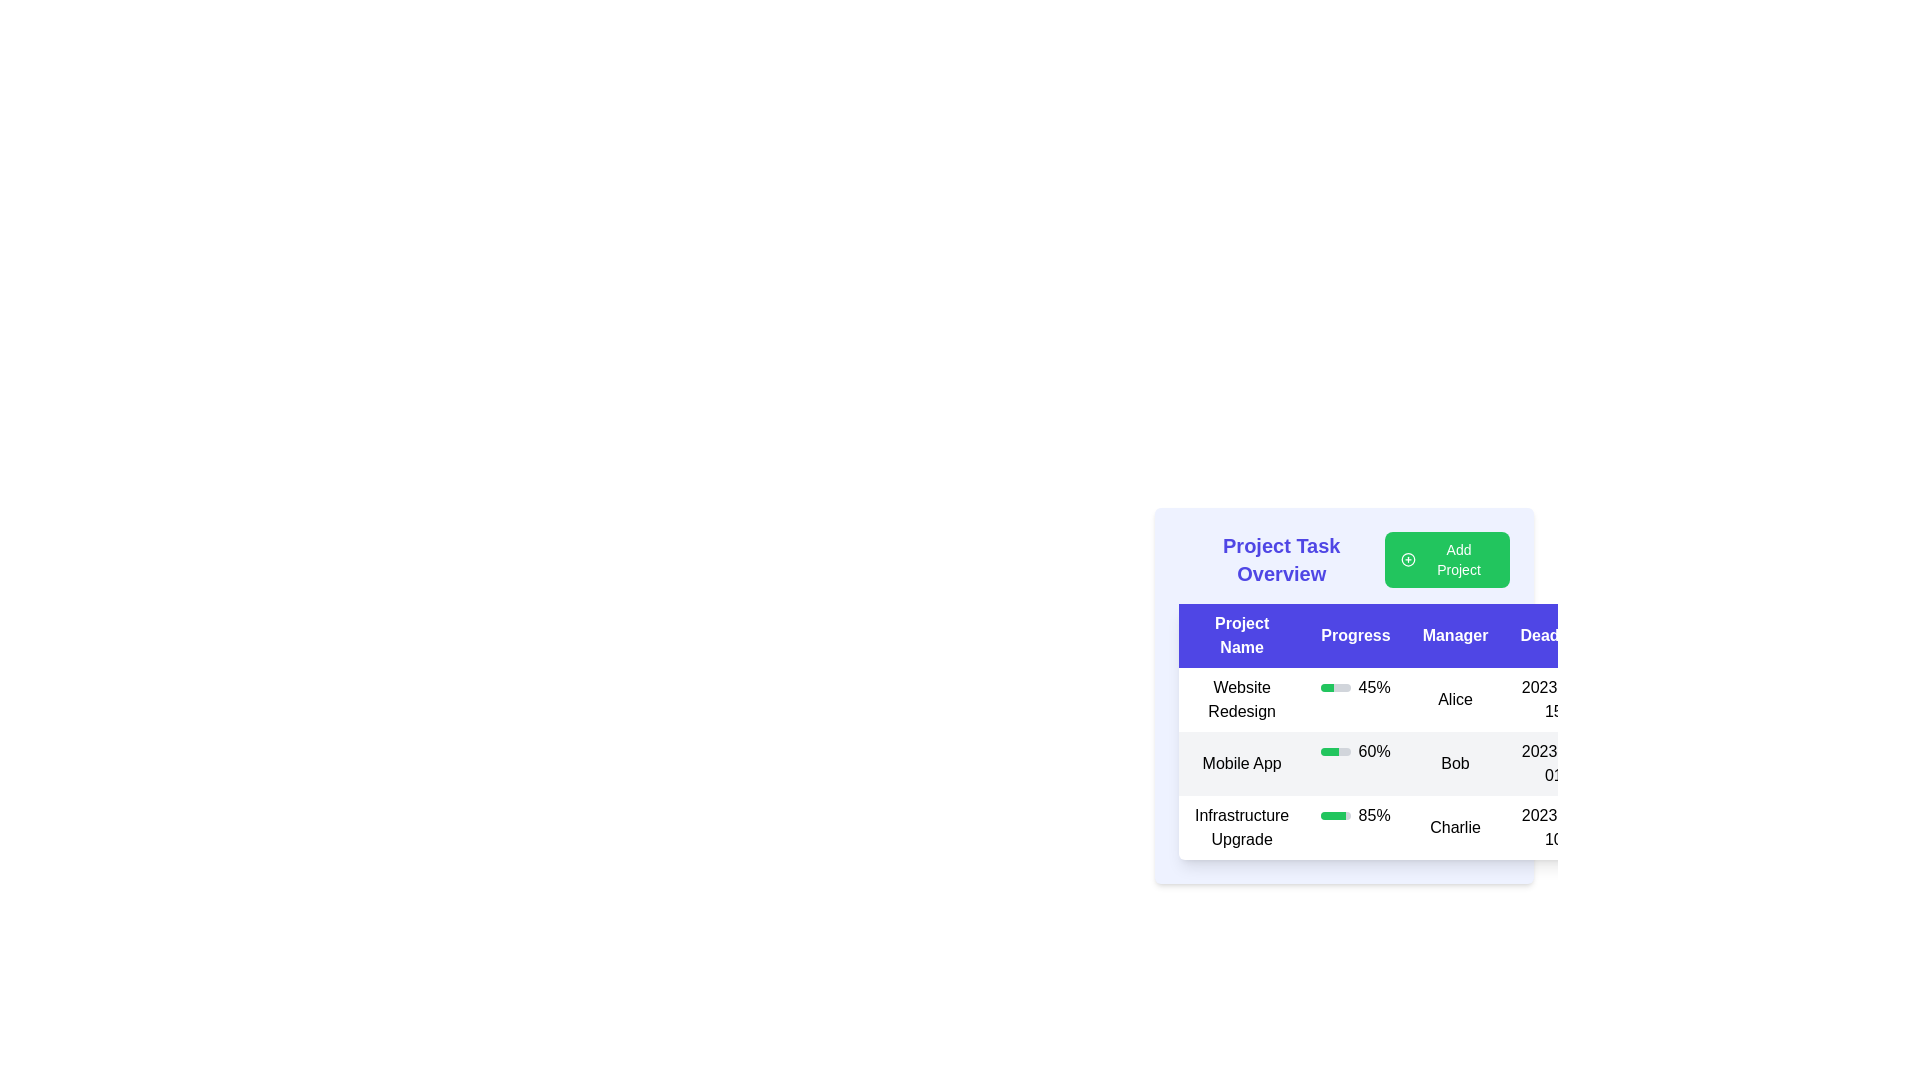 Image resolution: width=1920 pixels, height=1080 pixels. I want to click on styling of the 'Progress' table header item, which is the second header in a horizontally aligned table row with a blue background and bold white font, so click(1390, 636).